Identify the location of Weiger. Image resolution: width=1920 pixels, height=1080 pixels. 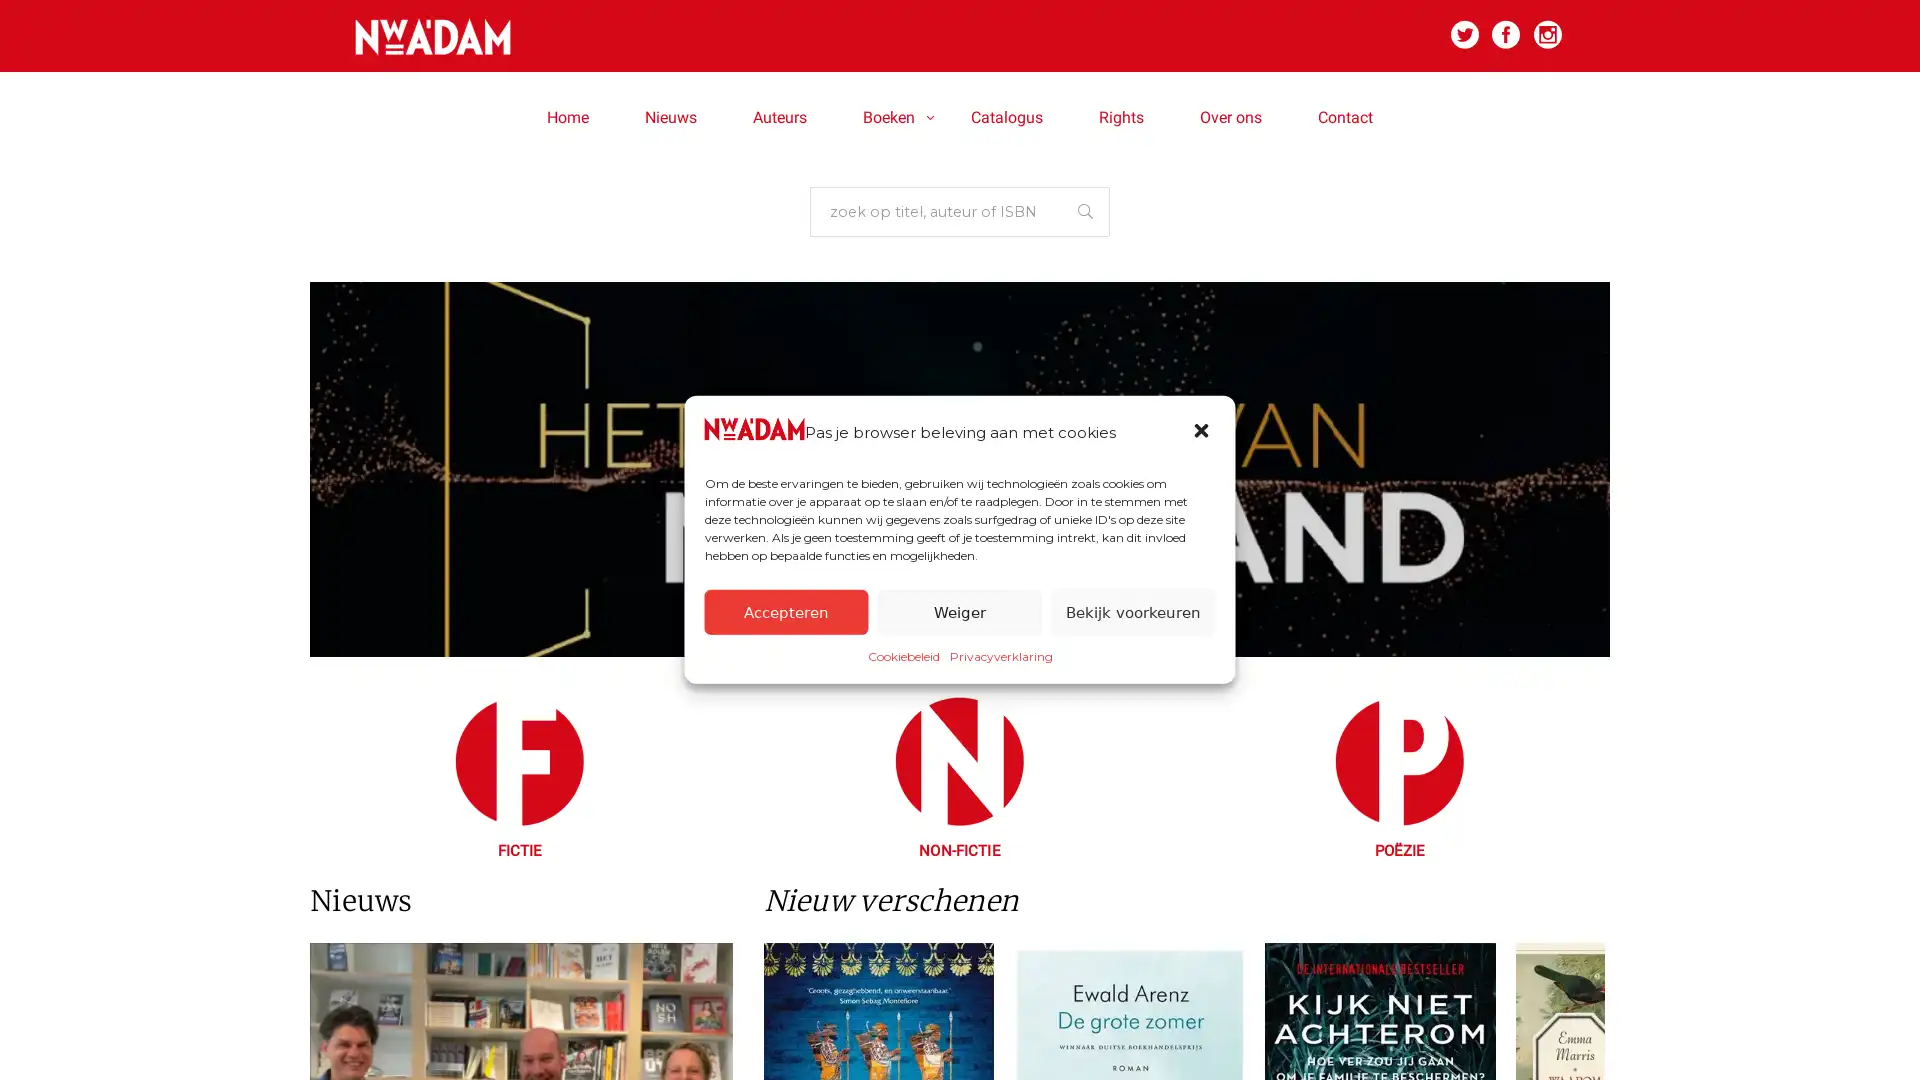
(958, 611).